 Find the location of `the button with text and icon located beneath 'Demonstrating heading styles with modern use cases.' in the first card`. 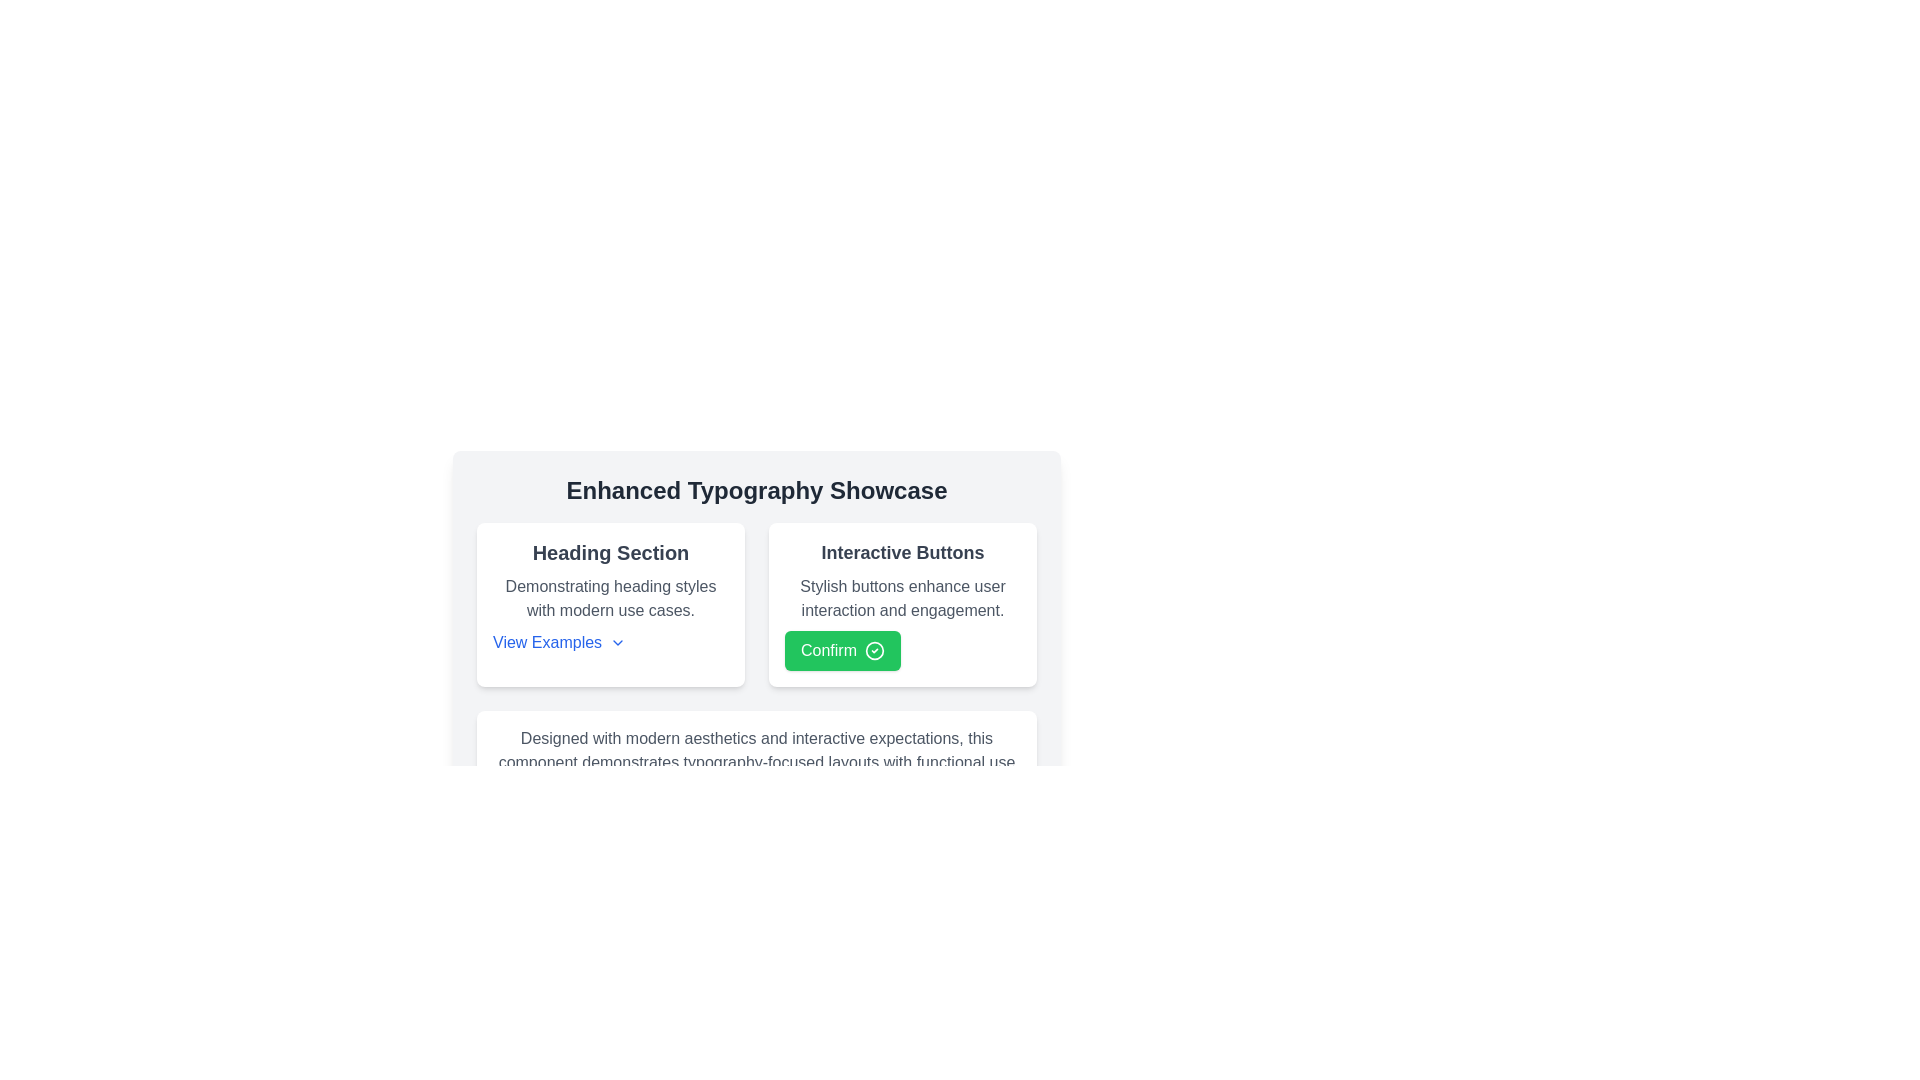

the button with text and icon located beneath 'Demonstrating heading styles with modern use cases.' in the first card is located at coordinates (559, 643).